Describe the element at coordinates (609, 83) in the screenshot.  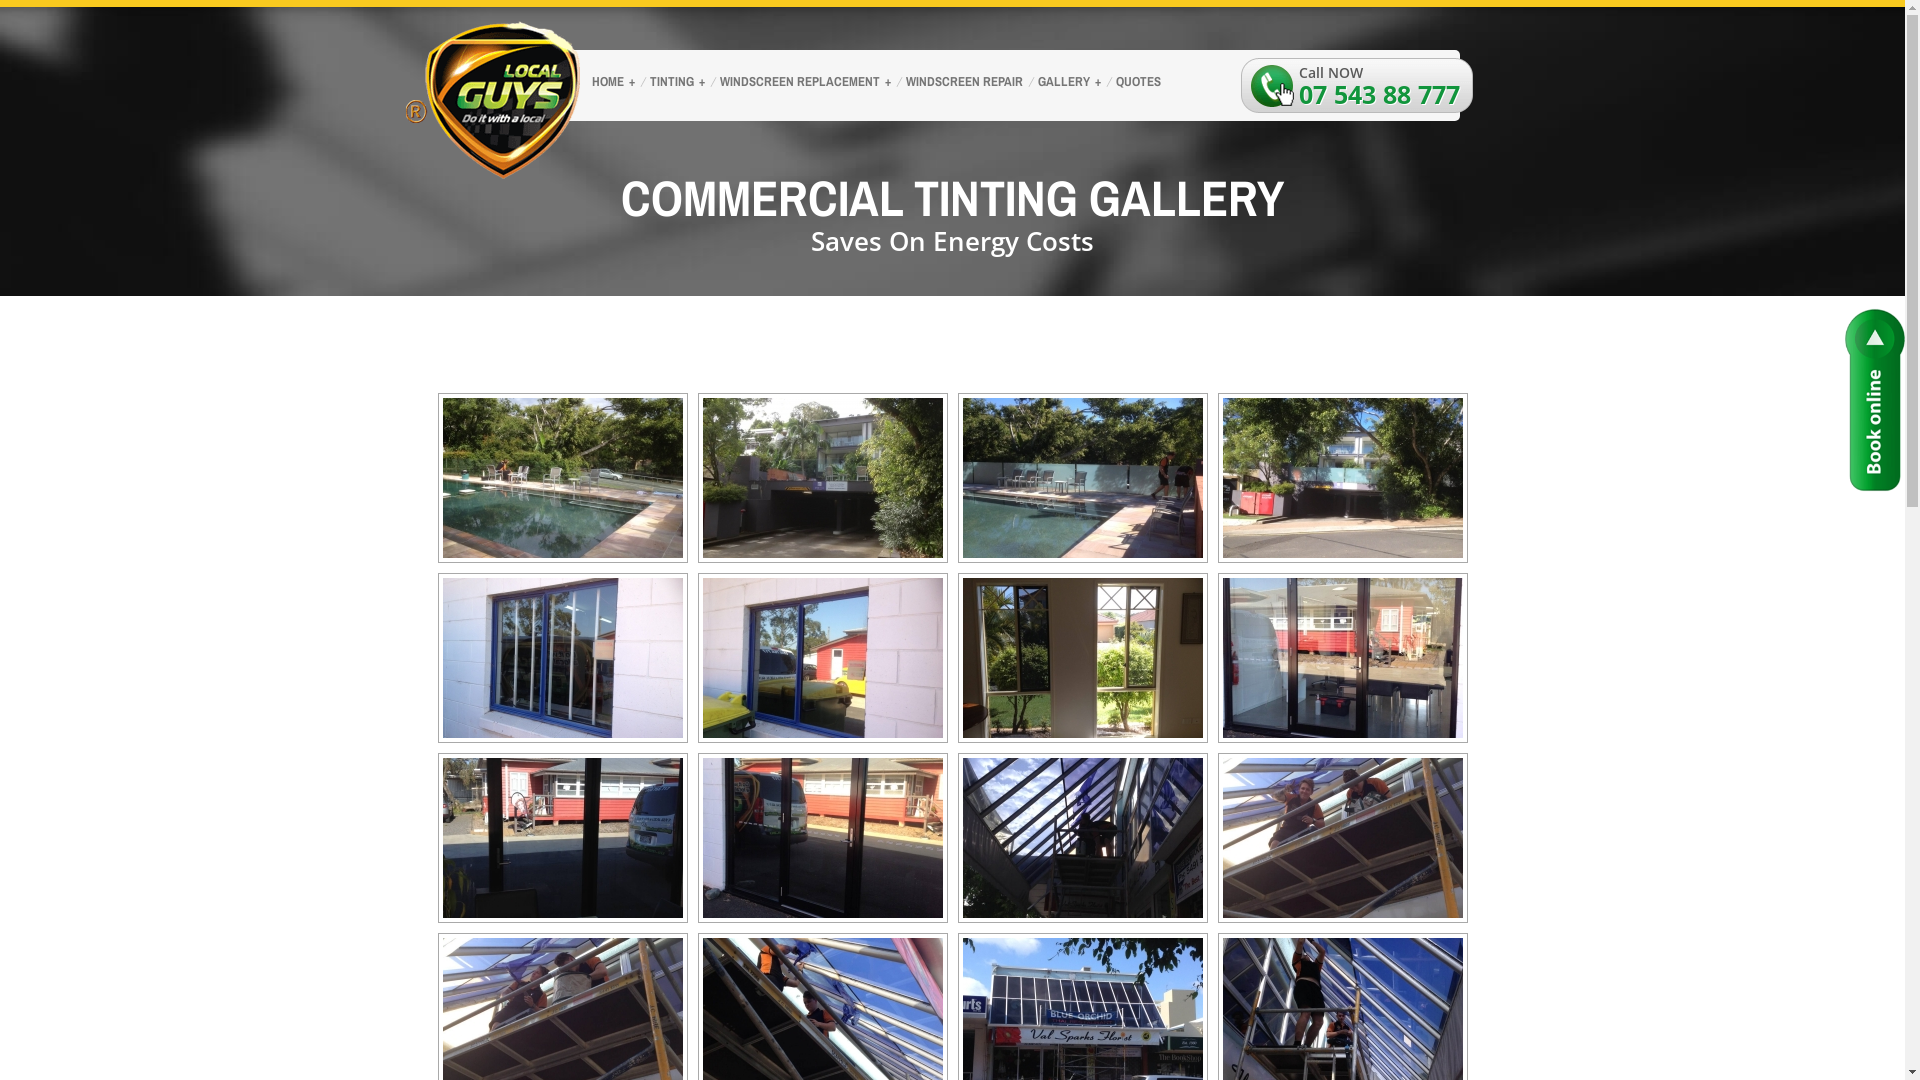
I see `'HOME'` at that location.